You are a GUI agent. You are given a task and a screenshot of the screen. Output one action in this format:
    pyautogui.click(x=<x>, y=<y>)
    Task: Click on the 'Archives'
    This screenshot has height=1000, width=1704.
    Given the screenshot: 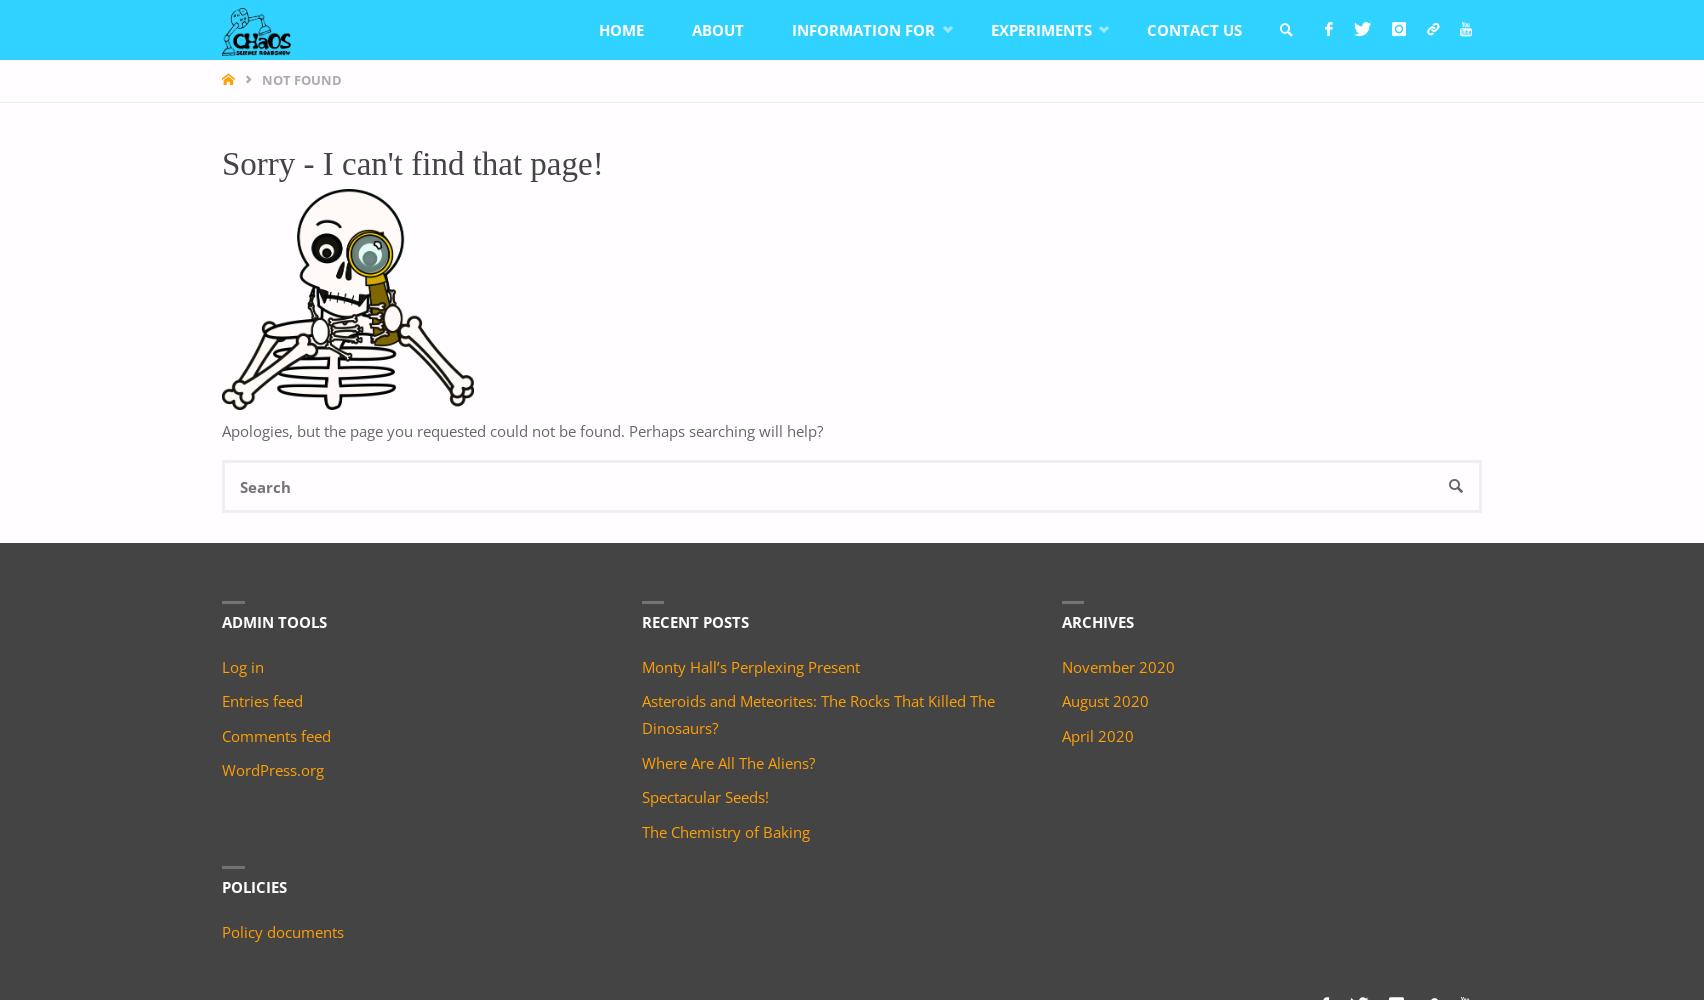 What is the action you would take?
    pyautogui.click(x=1096, y=620)
    